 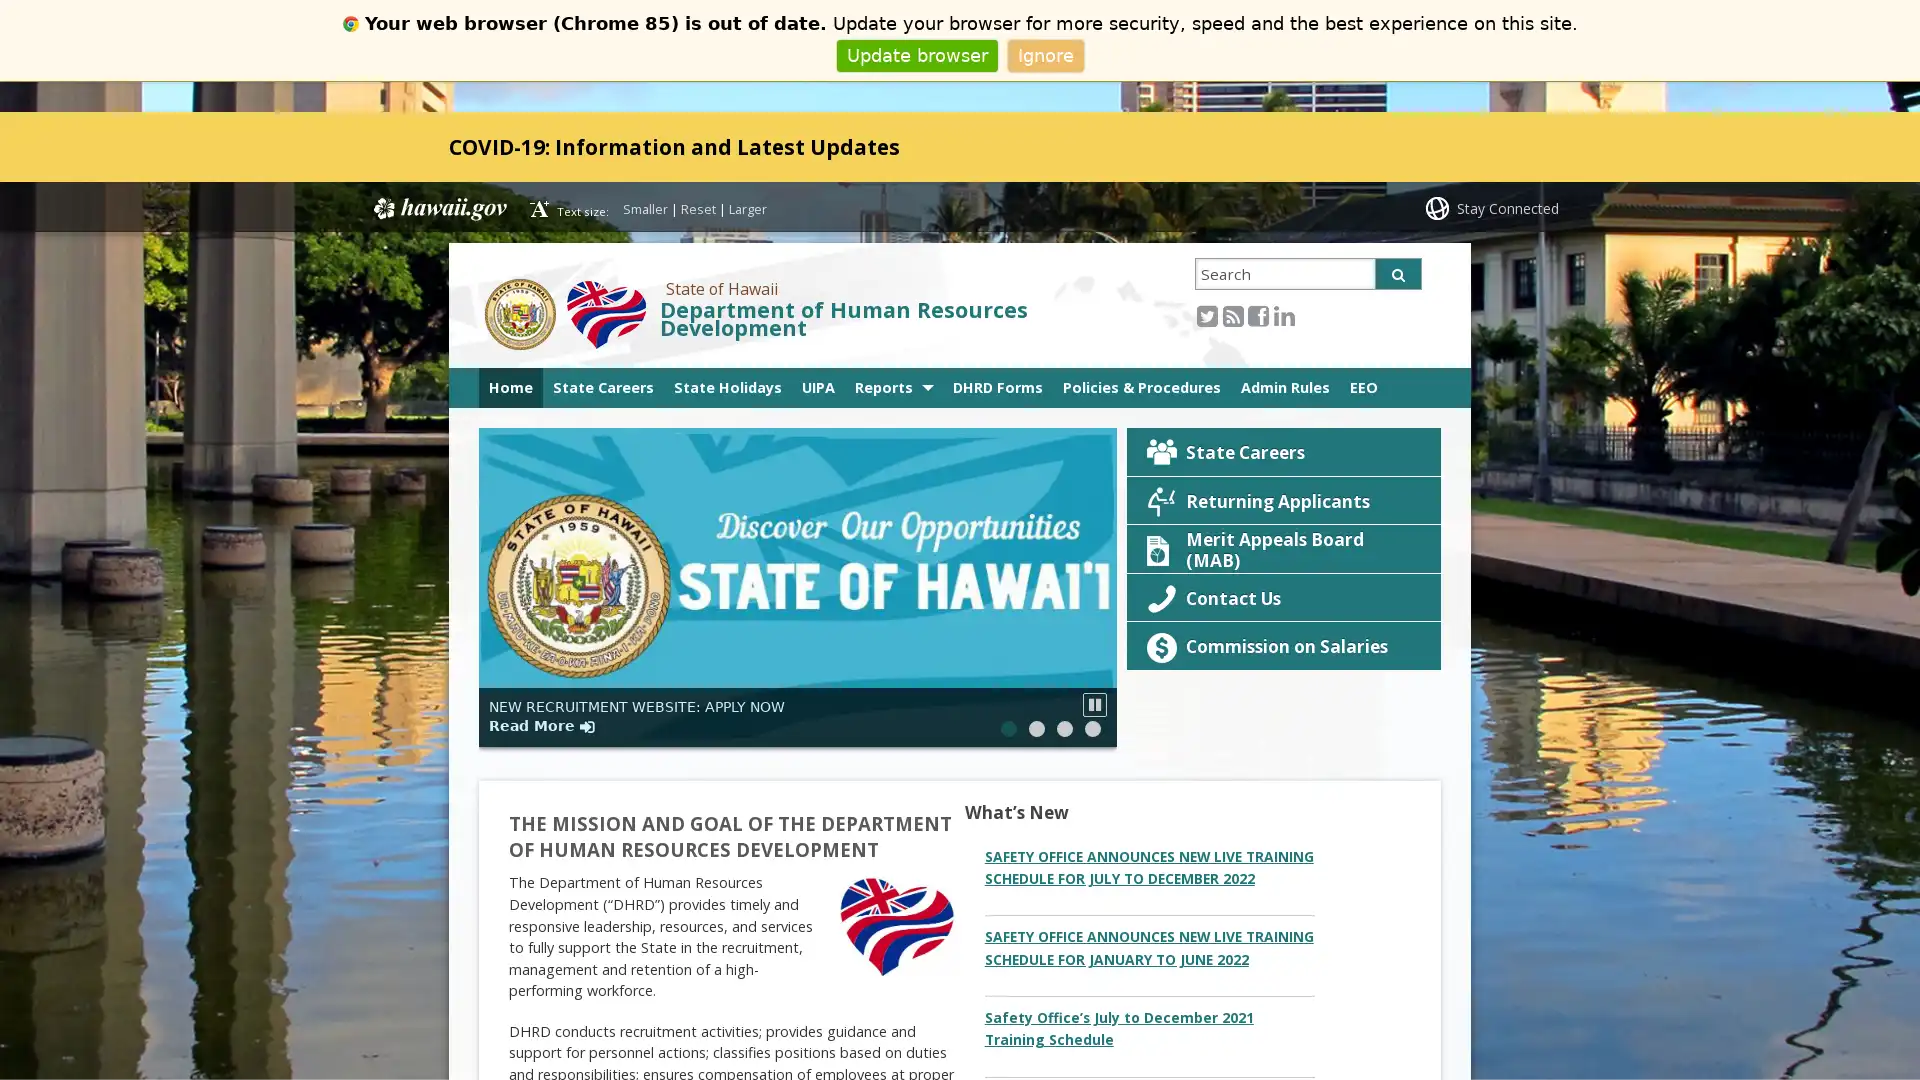 What do you see at coordinates (1044, 54) in the screenshot?
I see `Ignore` at bounding box center [1044, 54].